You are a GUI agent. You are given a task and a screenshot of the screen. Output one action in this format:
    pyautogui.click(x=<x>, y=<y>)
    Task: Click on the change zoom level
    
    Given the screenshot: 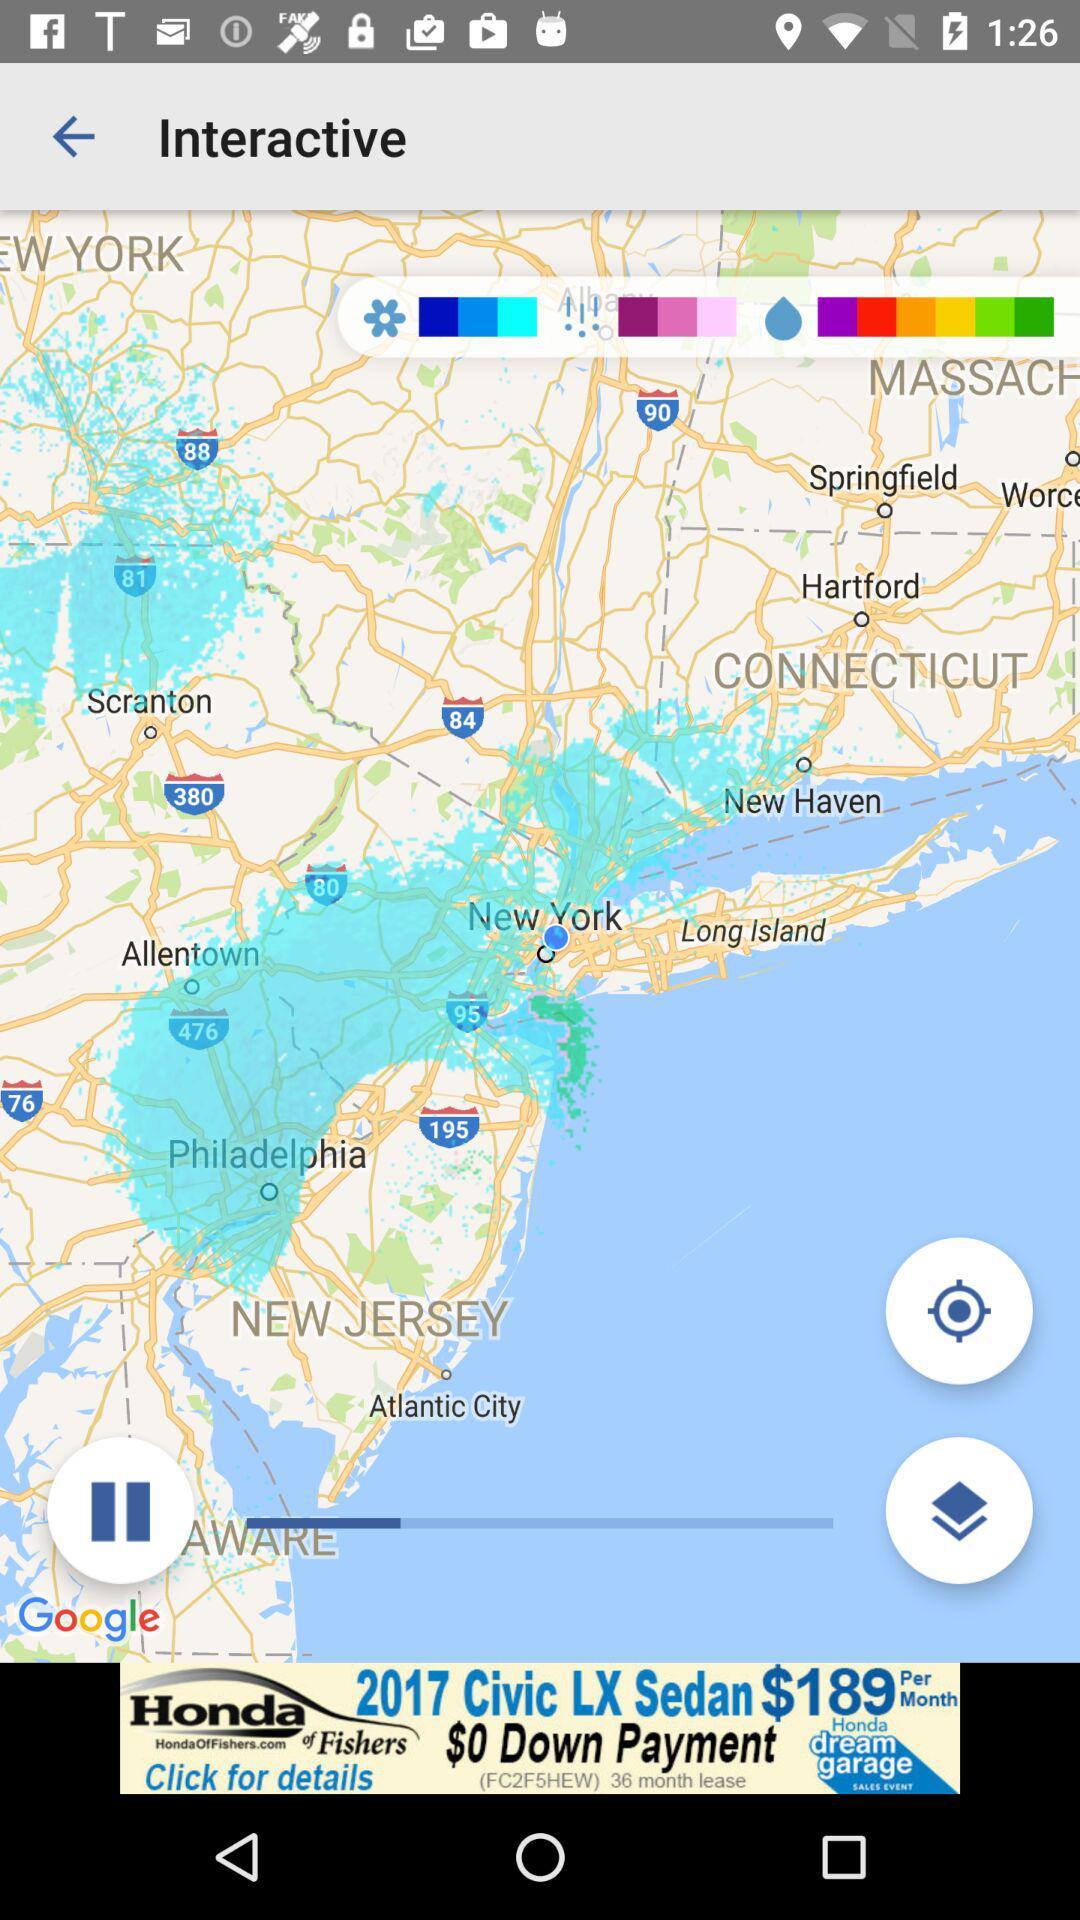 What is the action you would take?
    pyautogui.click(x=958, y=1510)
    